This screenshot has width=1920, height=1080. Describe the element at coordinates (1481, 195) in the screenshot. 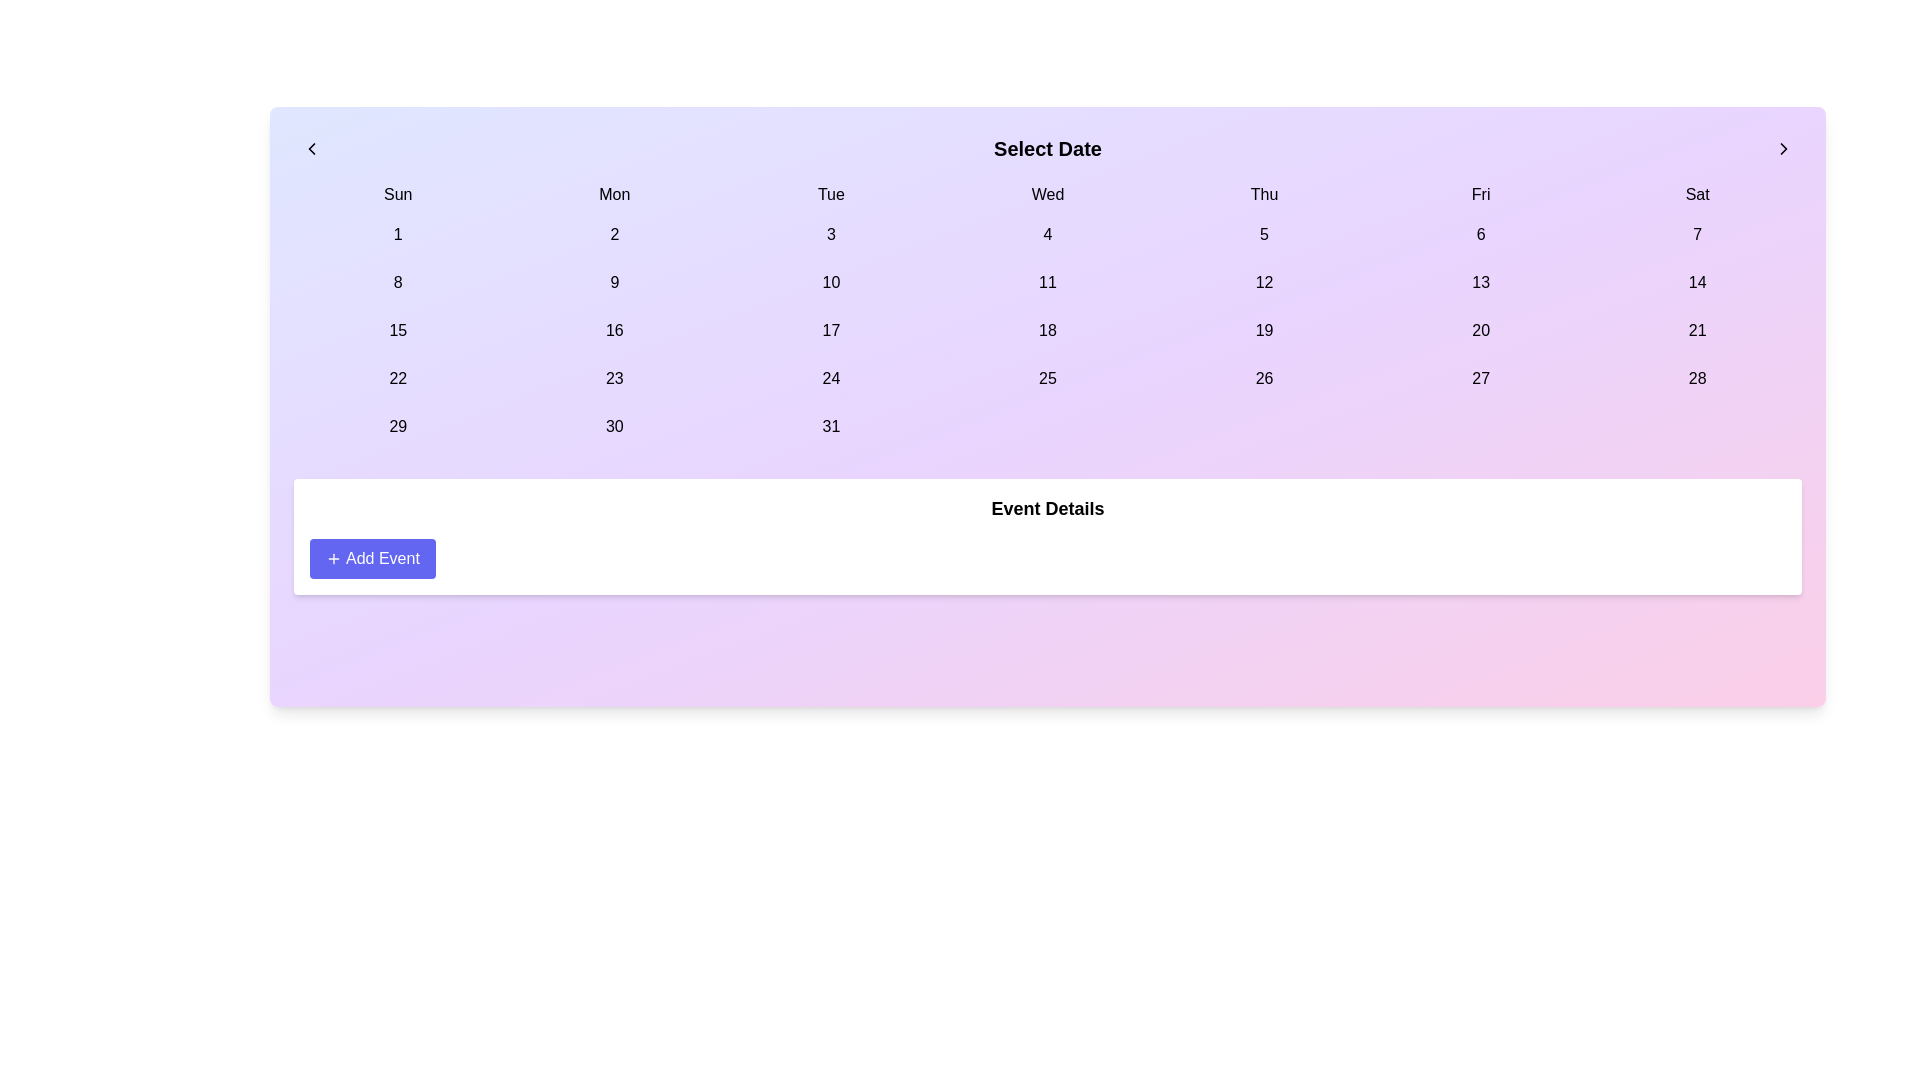

I see `the text label styled as 'Fri' in the sixth column of the grid layout representing Friday` at that location.